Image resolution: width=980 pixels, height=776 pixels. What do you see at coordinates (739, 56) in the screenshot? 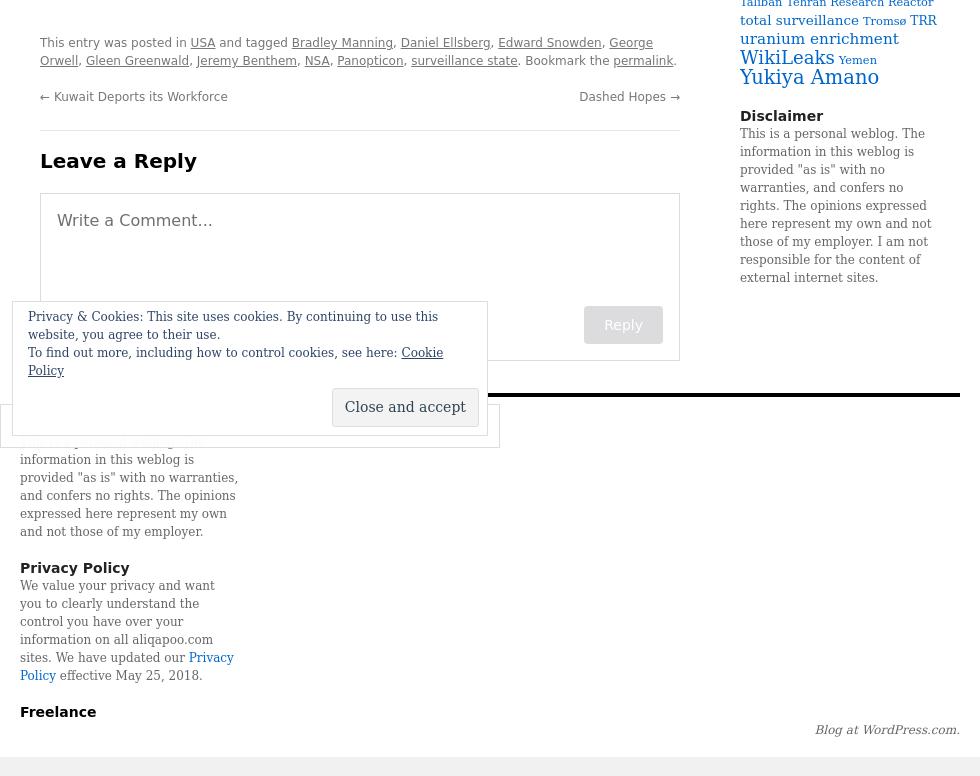
I see `'WikiLeaks'` at bounding box center [739, 56].